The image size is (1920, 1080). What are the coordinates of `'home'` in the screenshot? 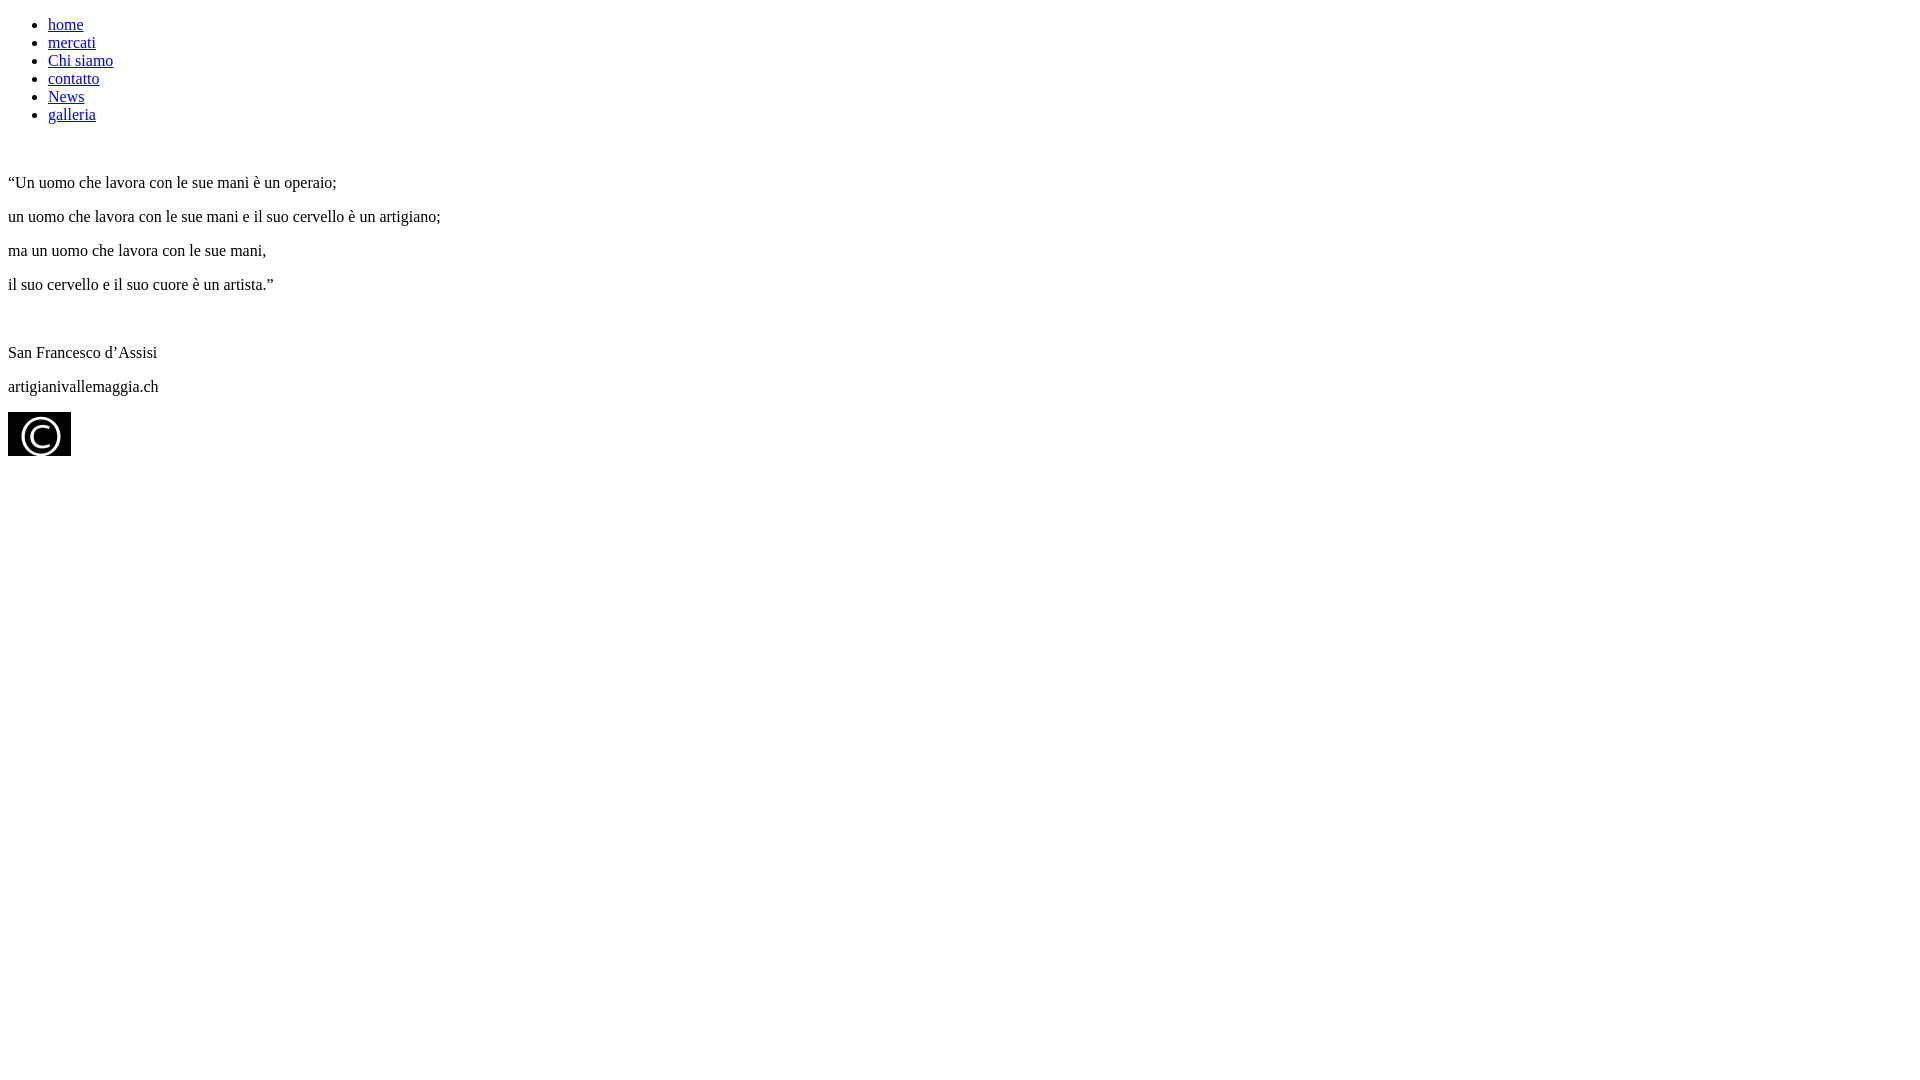 It's located at (48, 24).